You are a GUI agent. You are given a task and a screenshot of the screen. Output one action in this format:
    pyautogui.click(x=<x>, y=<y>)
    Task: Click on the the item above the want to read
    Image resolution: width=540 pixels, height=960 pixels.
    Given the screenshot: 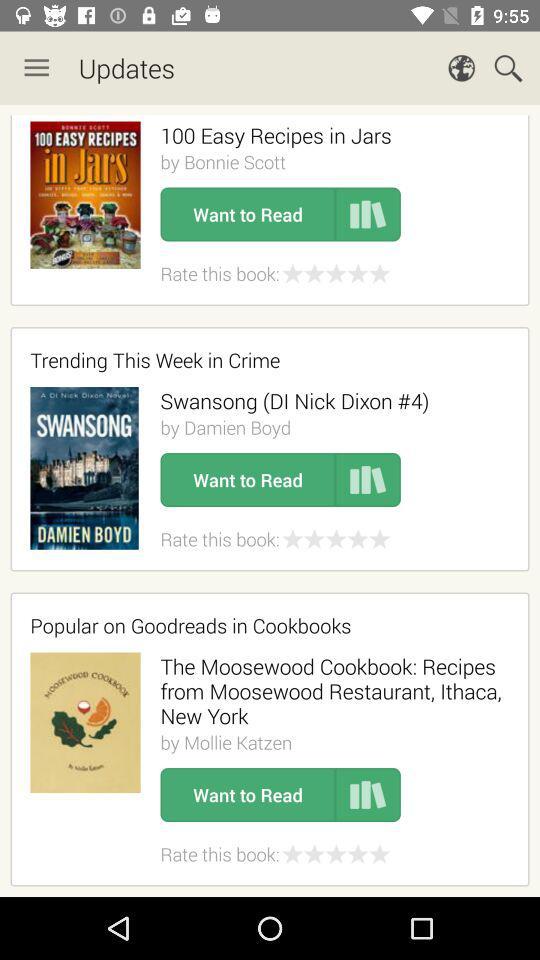 What is the action you would take?
    pyautogui.click(x=224, y=427)
    